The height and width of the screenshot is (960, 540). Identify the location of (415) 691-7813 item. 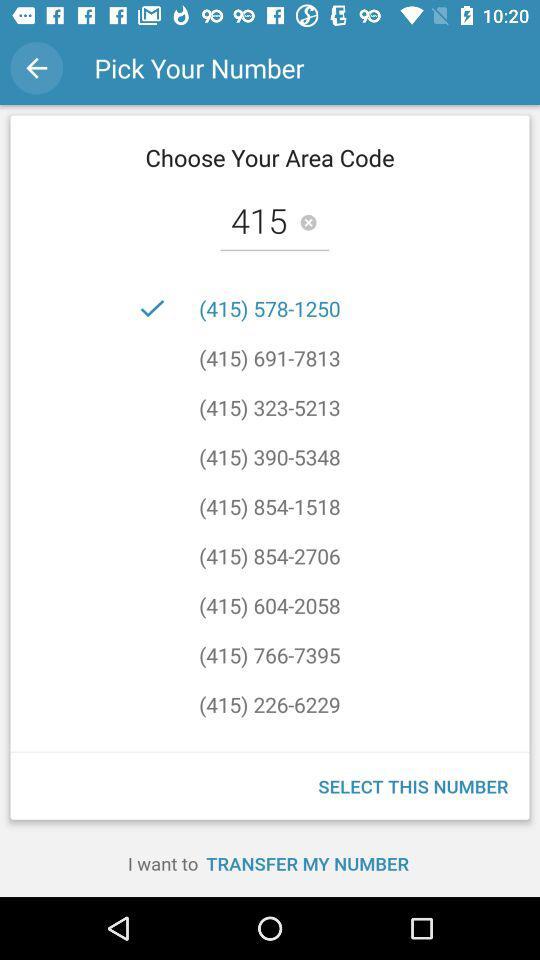
(269, 358).